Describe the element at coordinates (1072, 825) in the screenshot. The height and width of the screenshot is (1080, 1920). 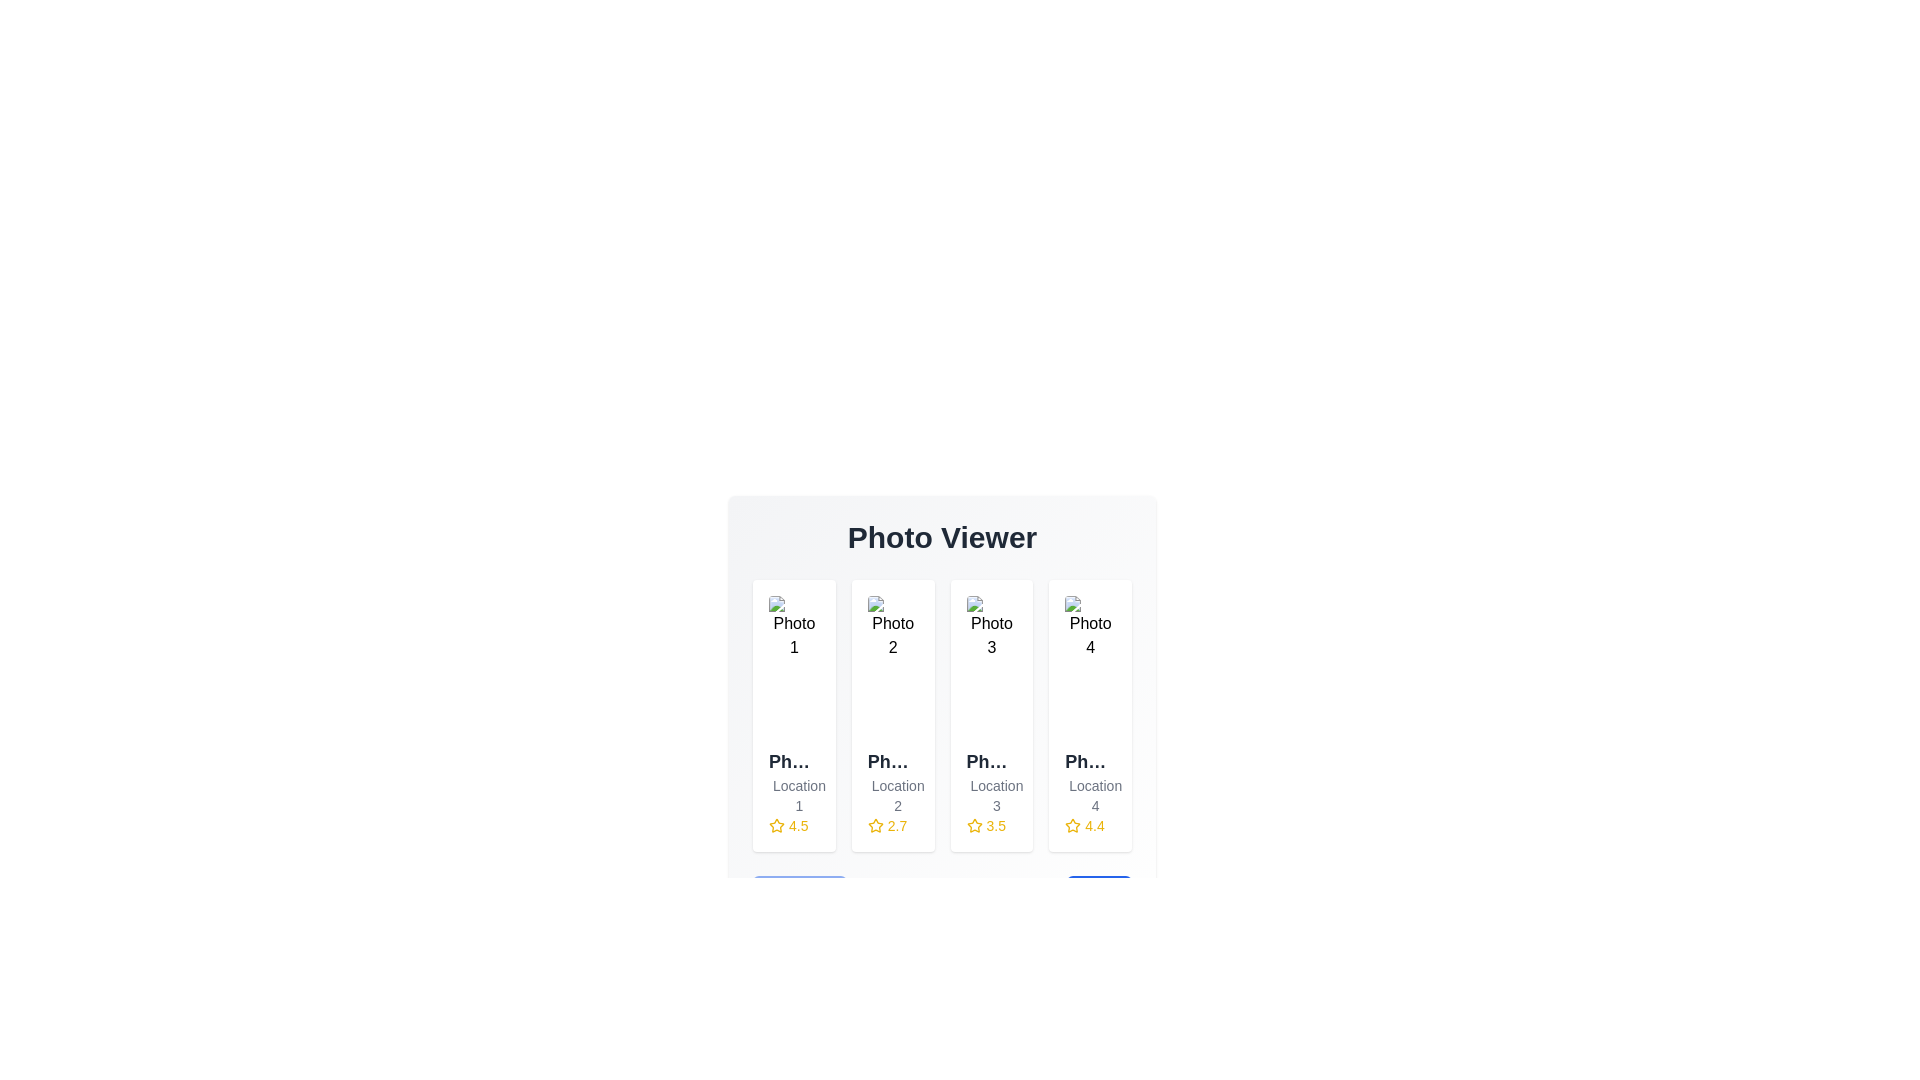
I see `the interactive rating star icon` at that location.